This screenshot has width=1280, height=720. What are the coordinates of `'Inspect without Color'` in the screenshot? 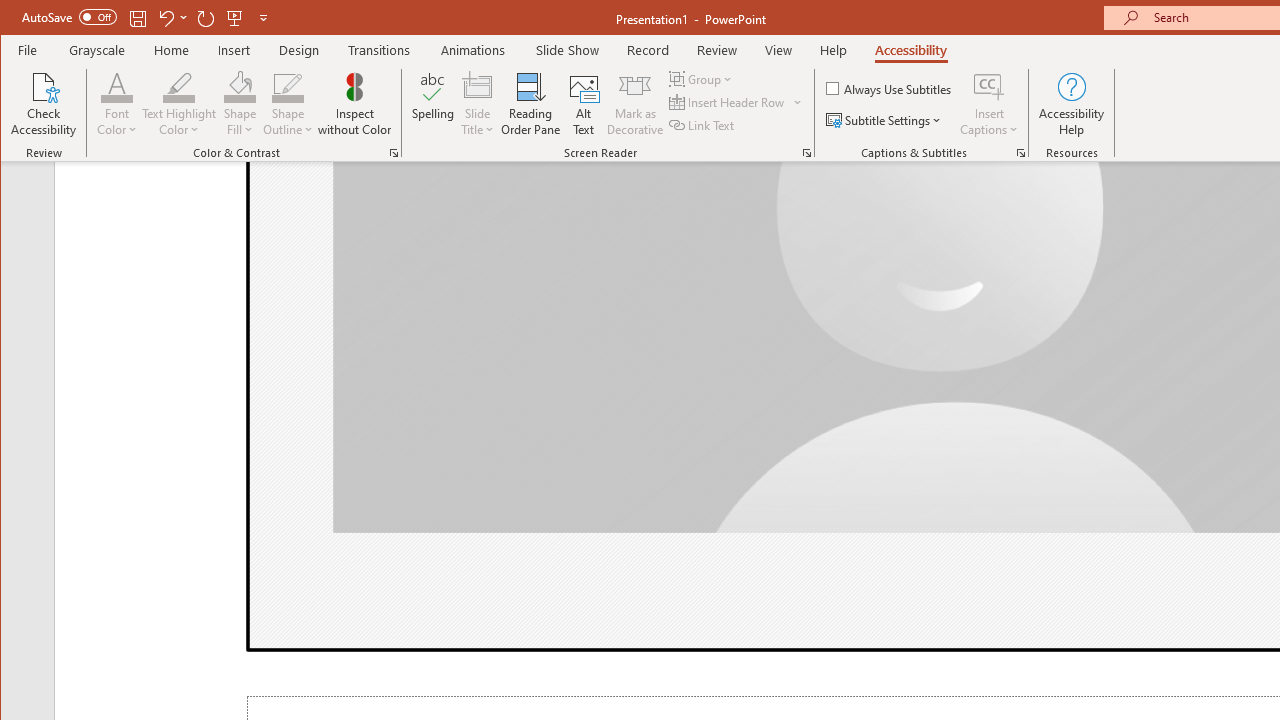 It's located at (355, 104).